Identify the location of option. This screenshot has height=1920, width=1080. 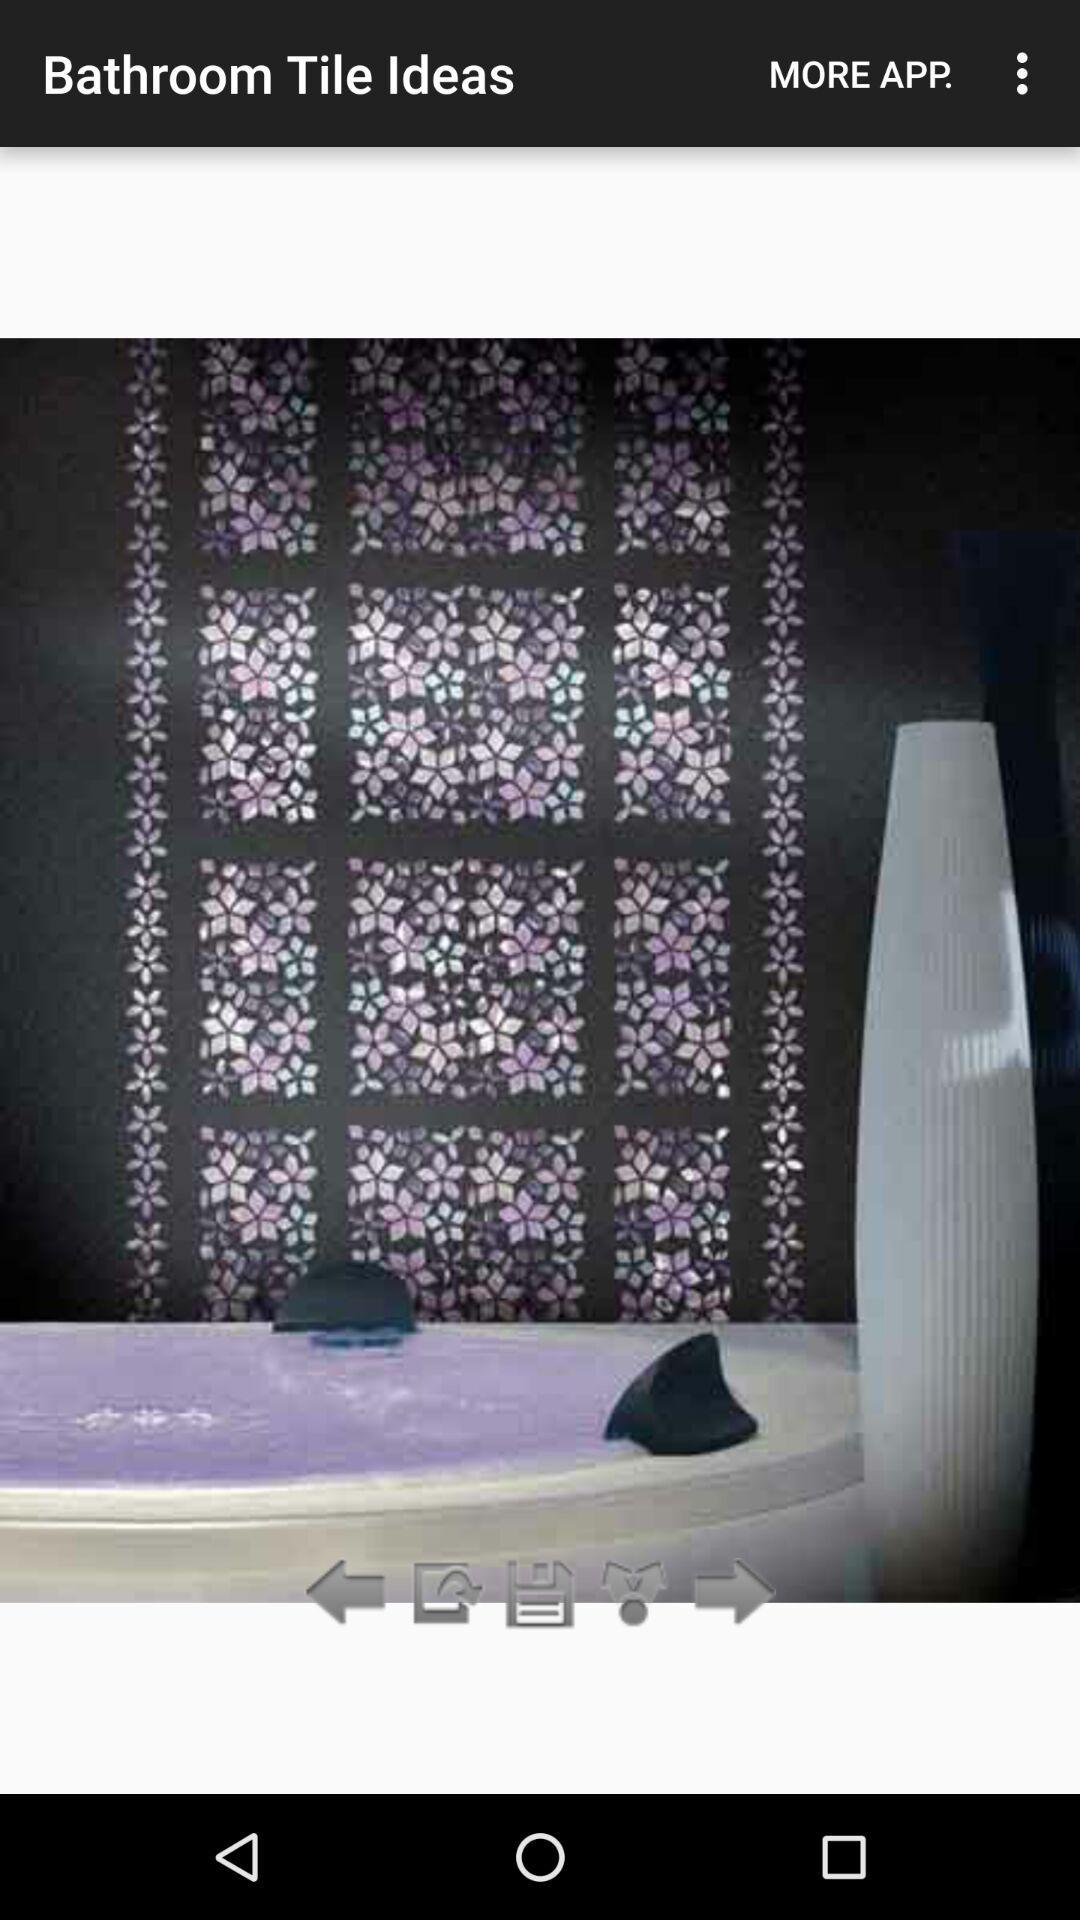
(634, 1593).